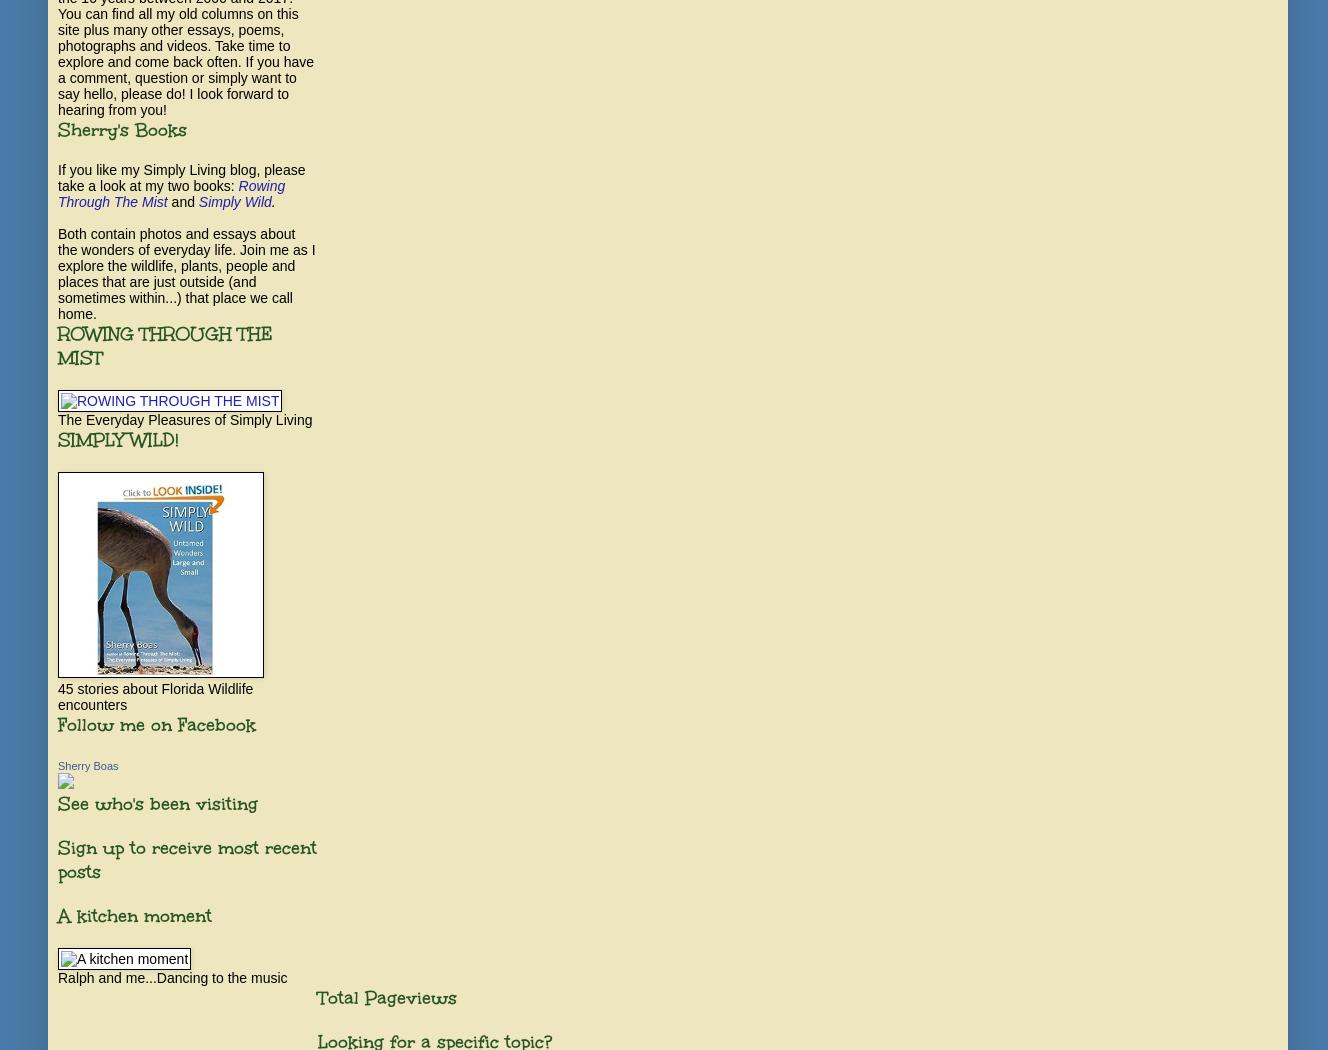 The height and width of the screenshot is (1050, 1328). I want to click on 'Rowing Through The Mist', so click(171, 193).